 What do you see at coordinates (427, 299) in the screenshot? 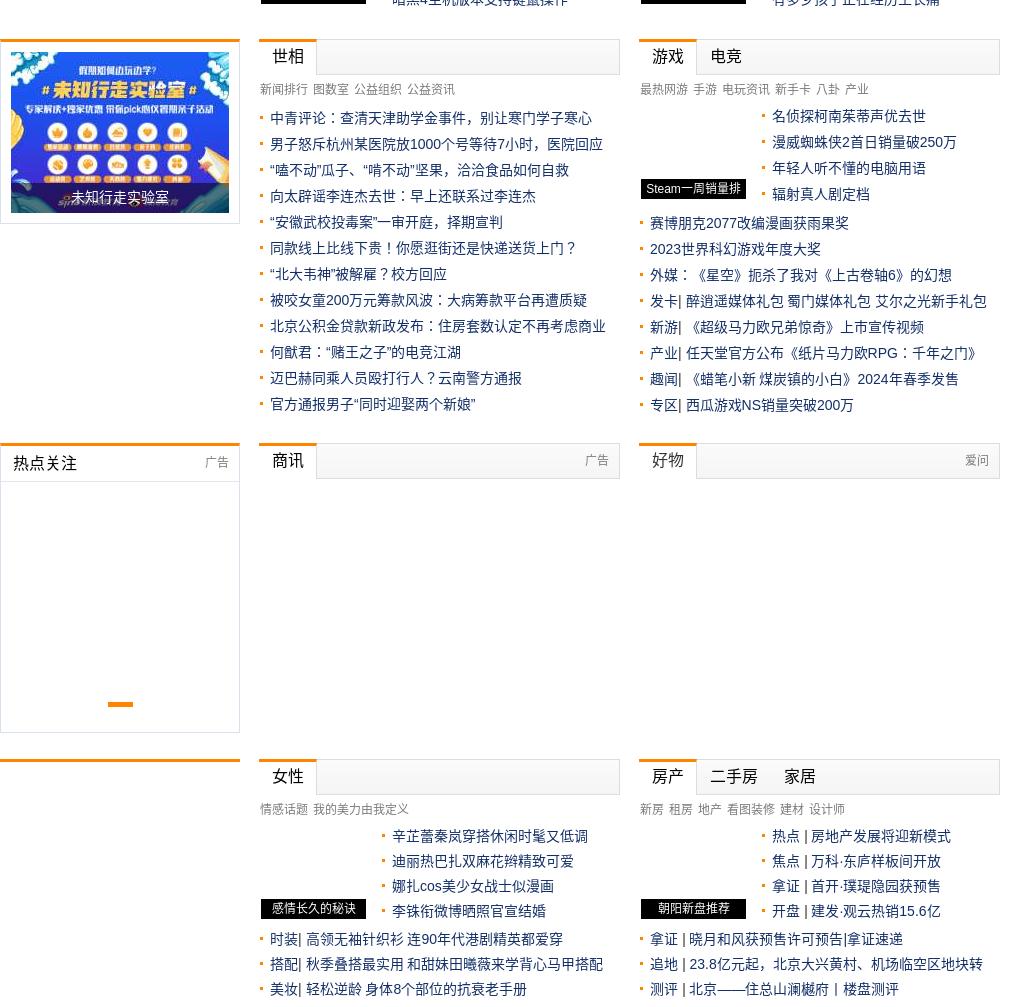
I see `'被咬女童200万元筹款风波：大病筹款平台再遭质疑'` at bounding box center [427, 299].